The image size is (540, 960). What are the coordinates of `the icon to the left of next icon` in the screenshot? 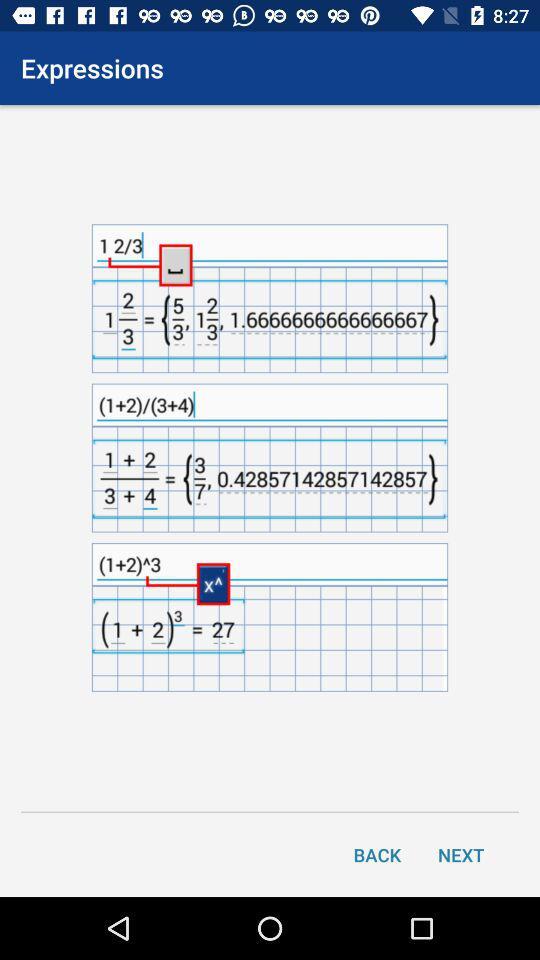 It's located at (377, 853).